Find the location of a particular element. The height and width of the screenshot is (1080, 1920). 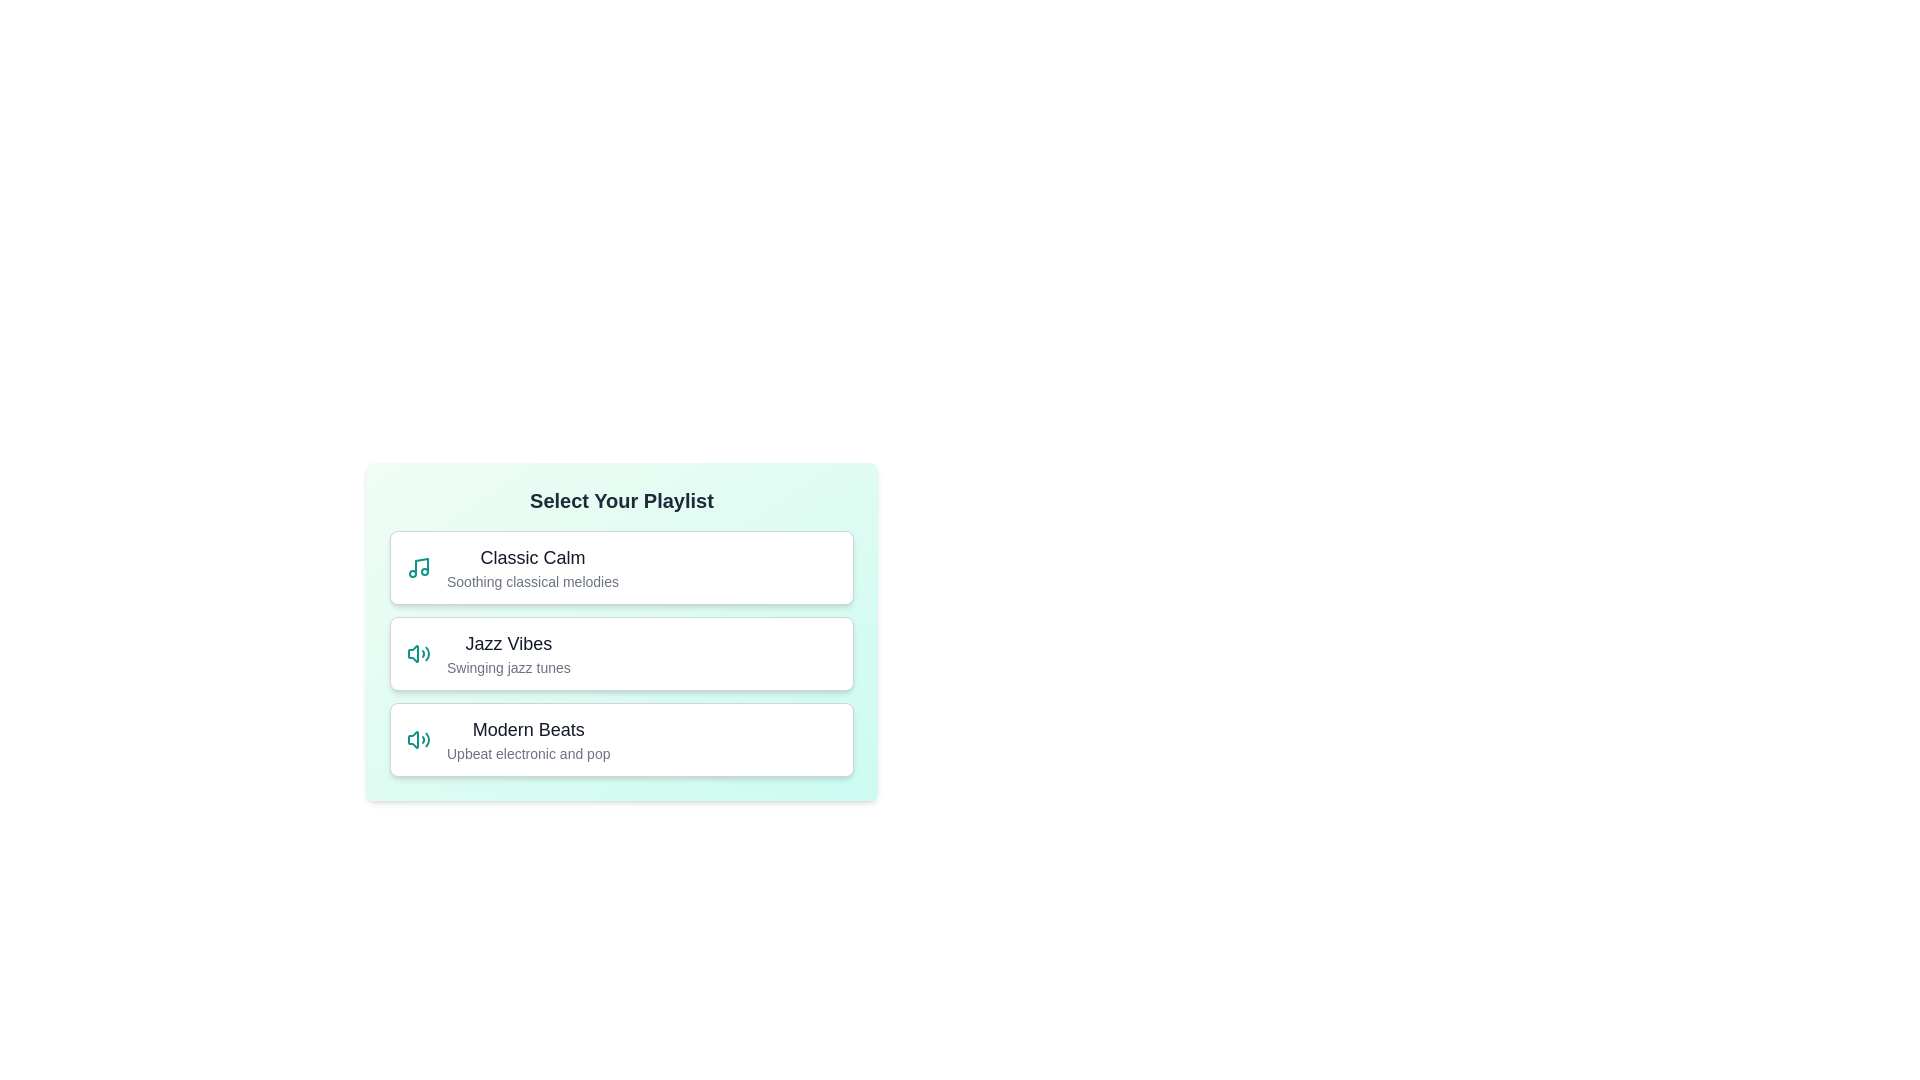

the 'Modern Beats' text display element, which features bold text and is positioned centrally in a card-like structure, located below 'Jazz Vibes' is located at coordinates (528, 740).